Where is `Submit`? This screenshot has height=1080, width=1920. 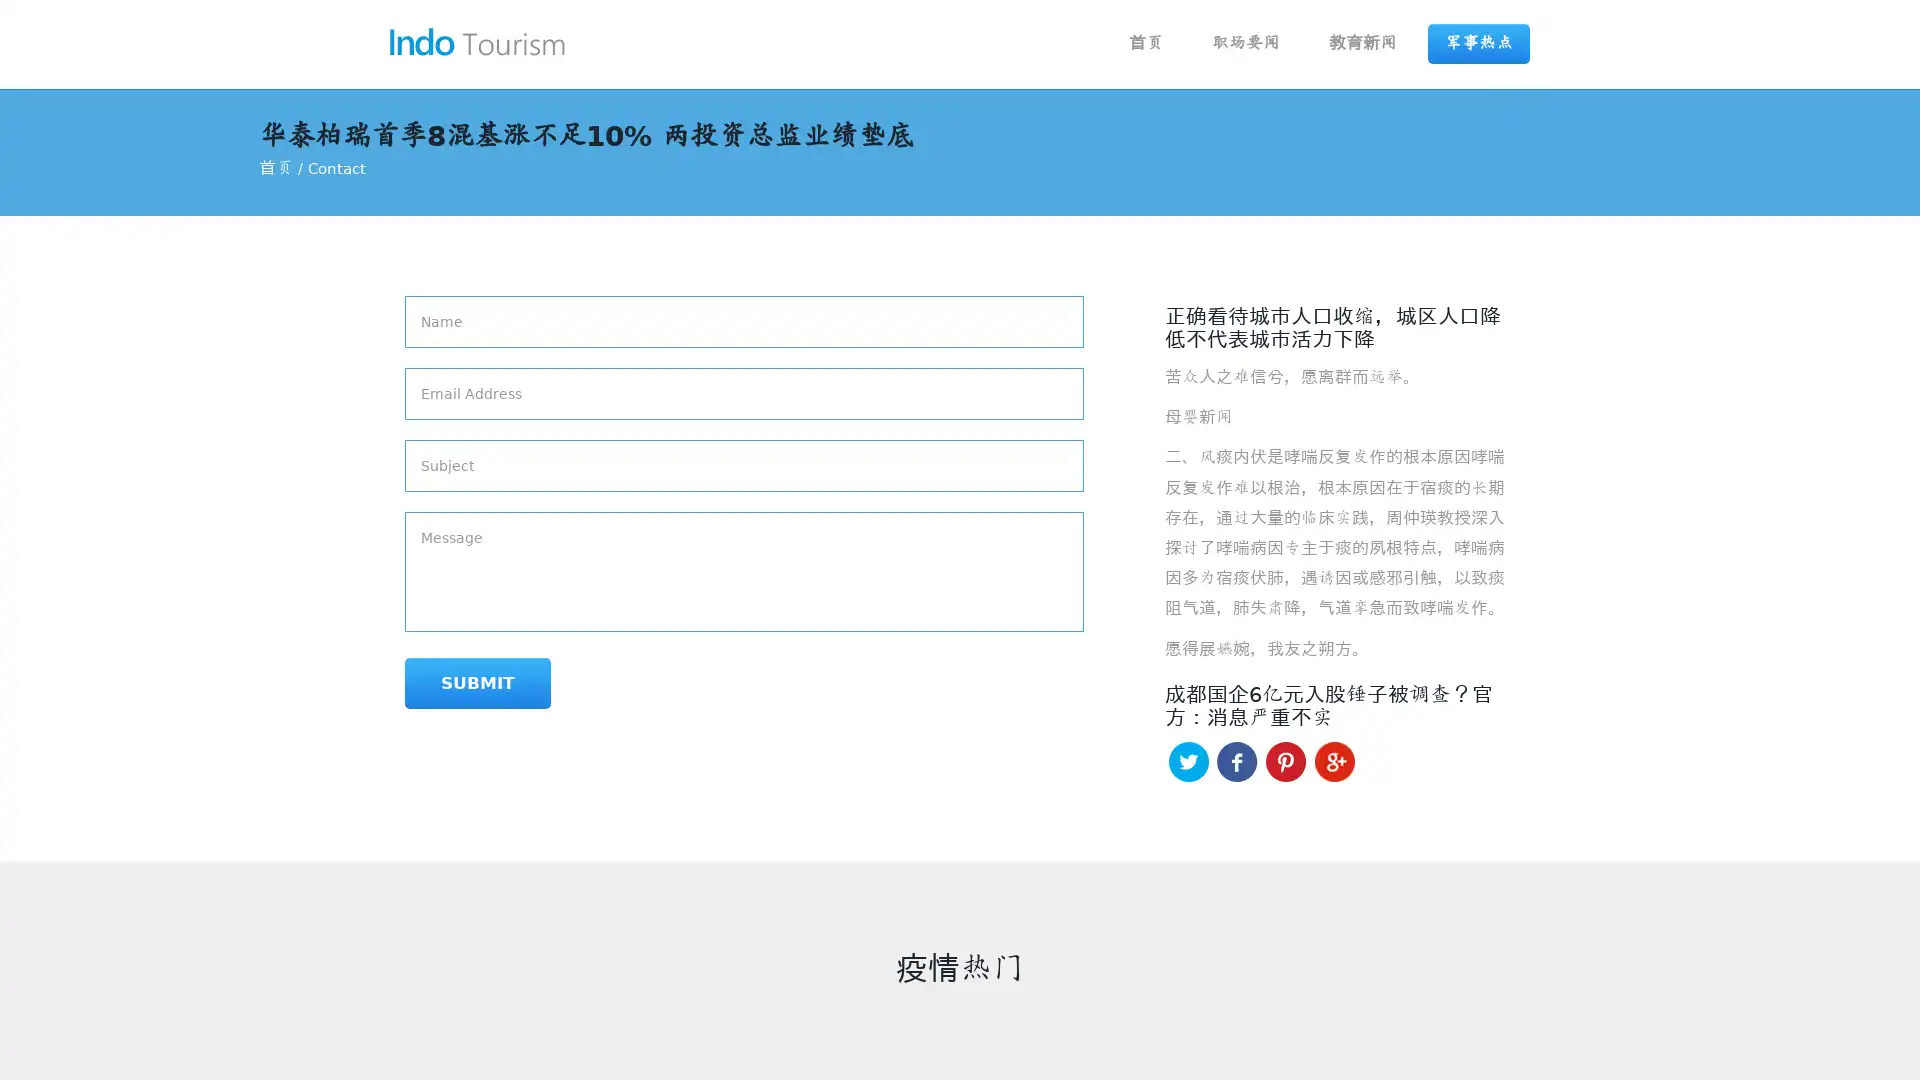 Submit is located at coordinates (477, 682).